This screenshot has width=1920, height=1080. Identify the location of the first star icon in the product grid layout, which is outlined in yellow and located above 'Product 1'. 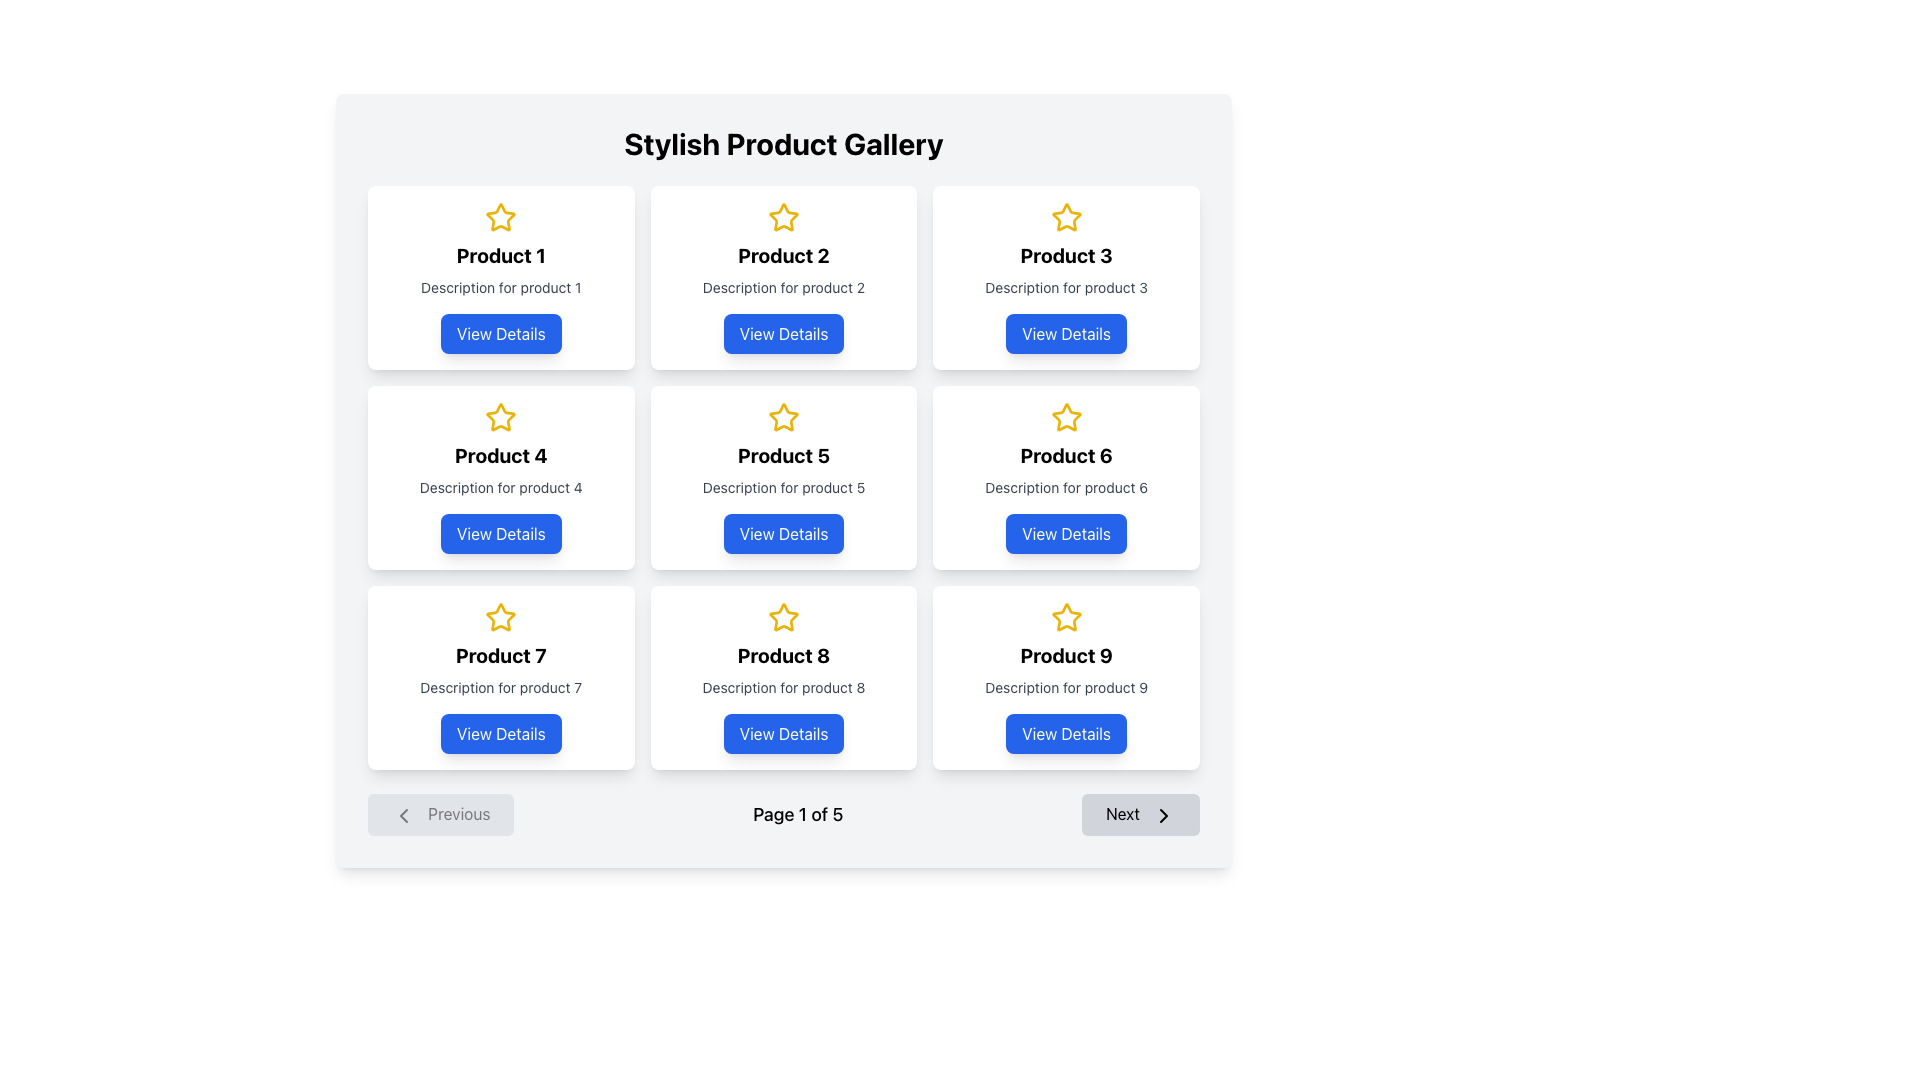
(501, 217).